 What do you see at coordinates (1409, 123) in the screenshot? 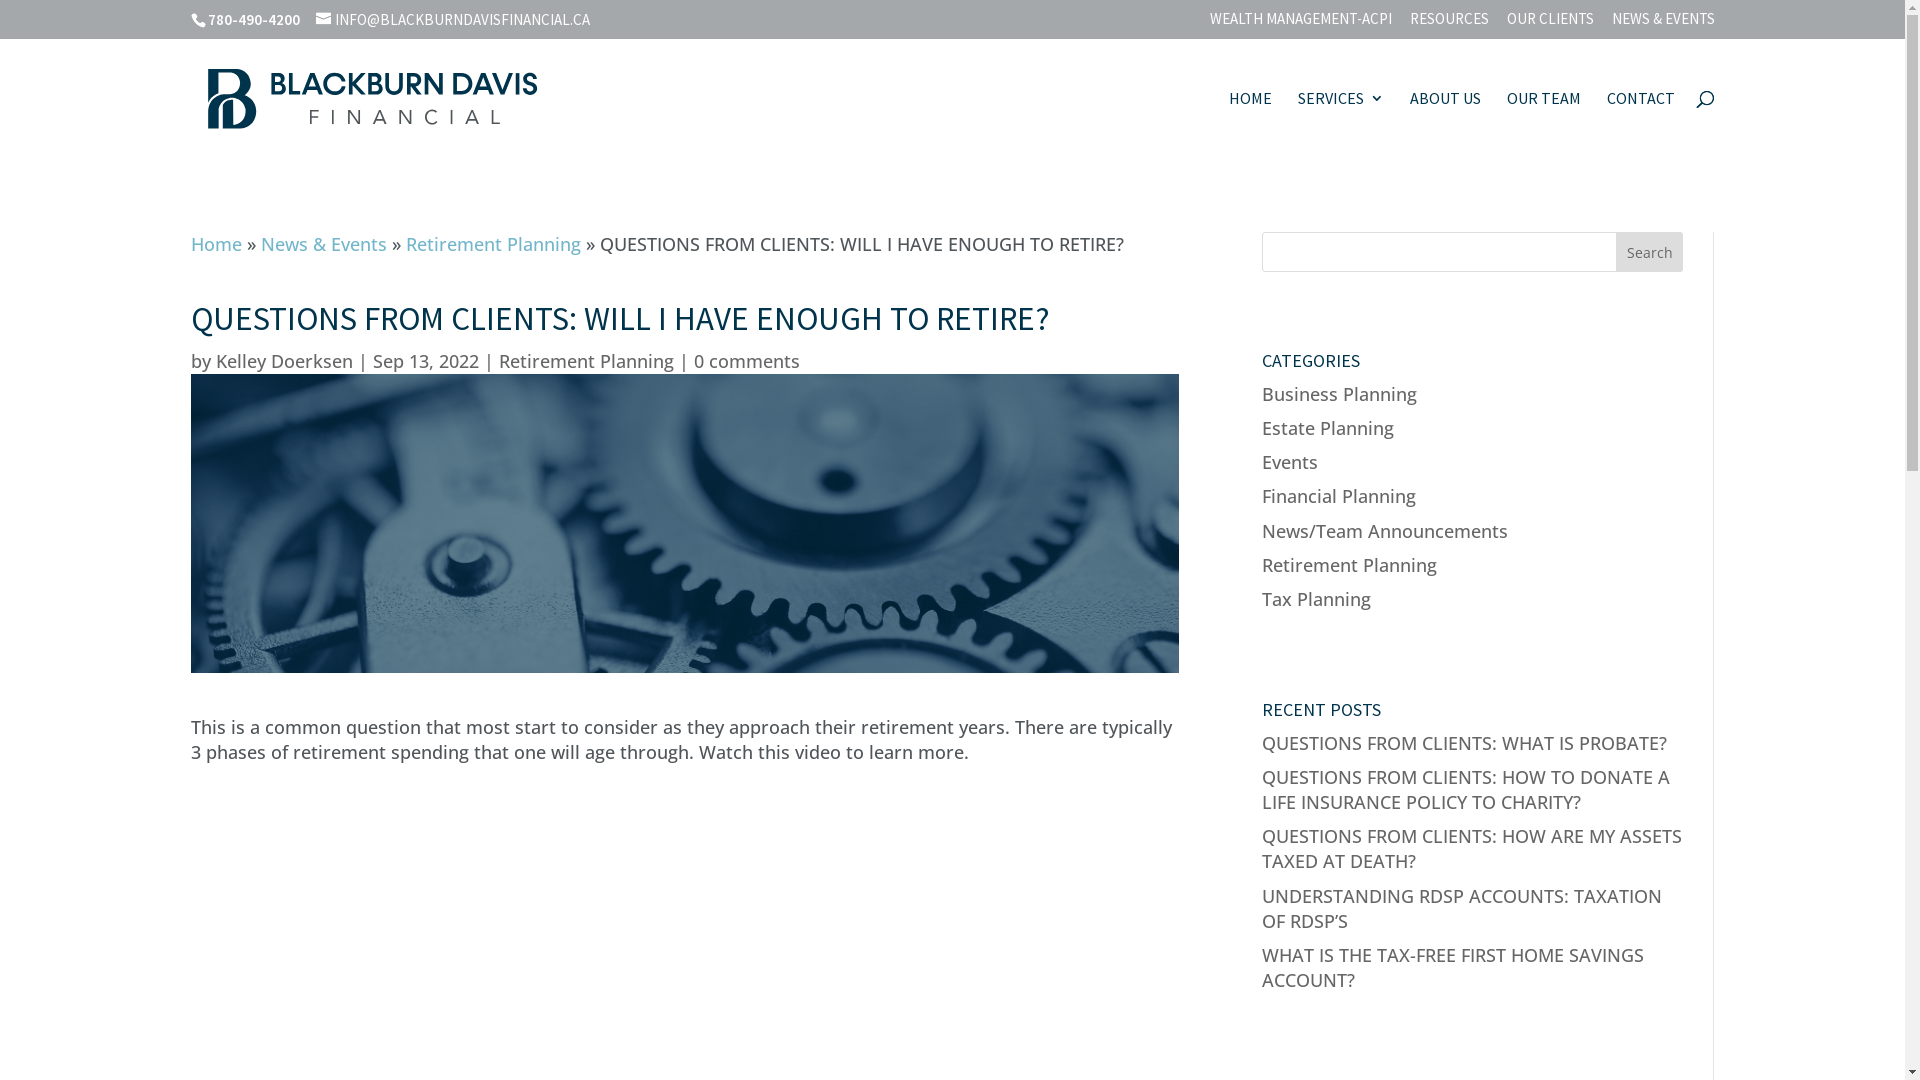
I see `'ABOUT US'` at bounding box center [1409, 123].